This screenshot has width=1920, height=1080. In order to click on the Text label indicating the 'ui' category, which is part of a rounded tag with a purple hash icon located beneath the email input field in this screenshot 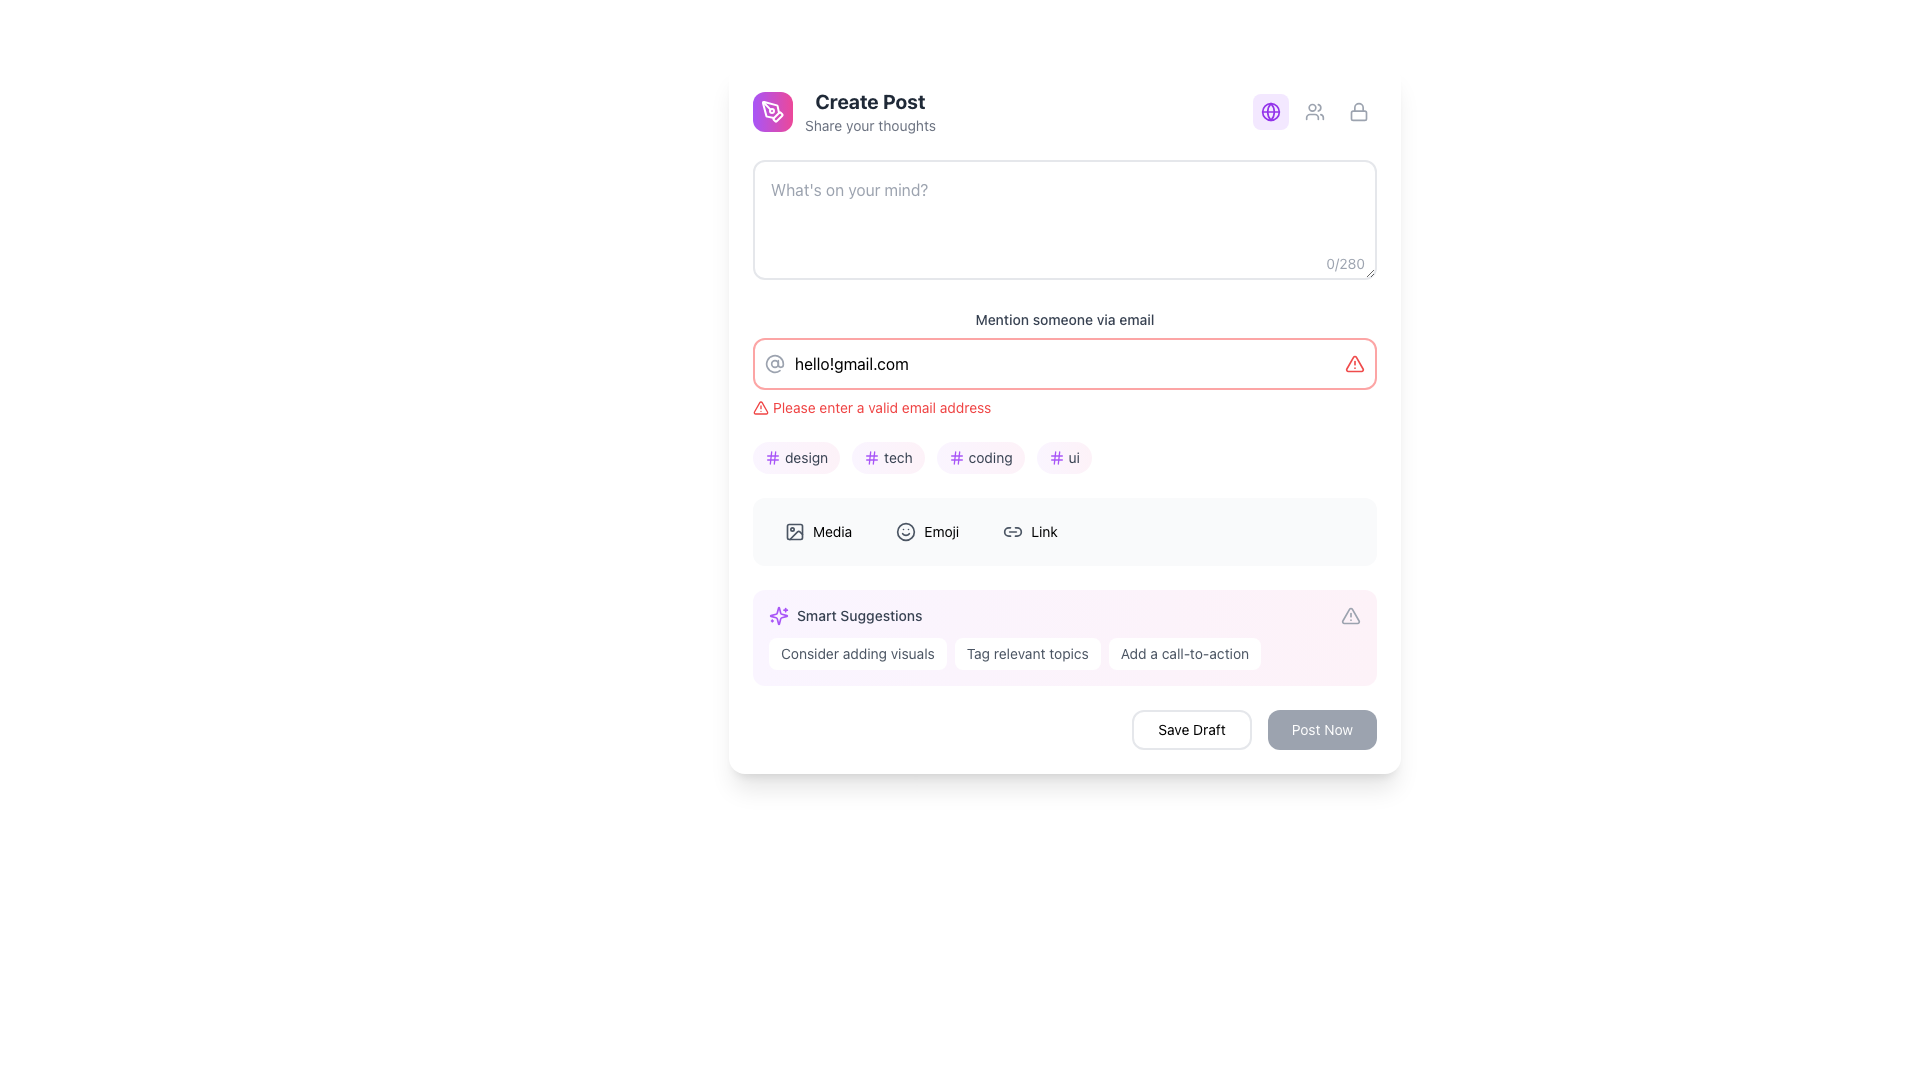, I will do `click(1073, 458)`.